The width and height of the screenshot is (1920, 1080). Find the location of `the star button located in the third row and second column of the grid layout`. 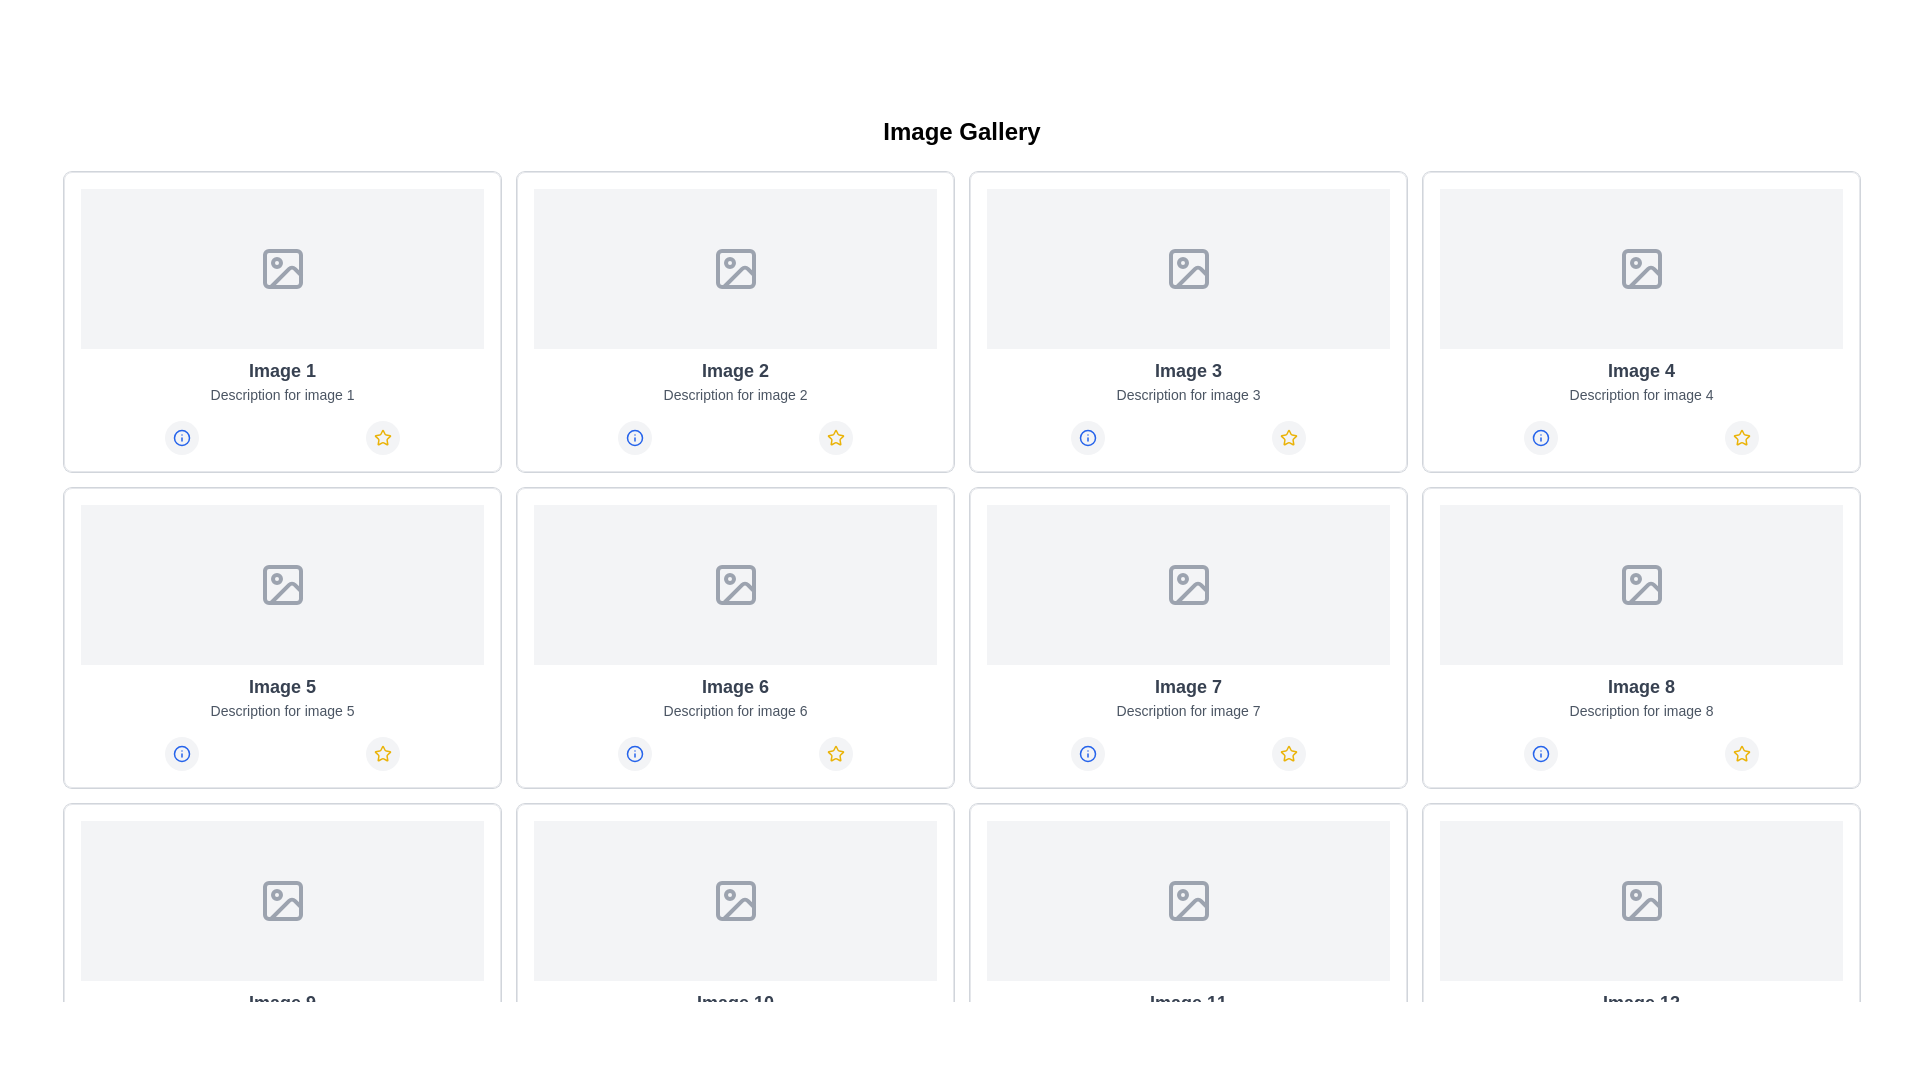

the star button located in the third row and second column of the grid layout is located at coordinates (836, 753).